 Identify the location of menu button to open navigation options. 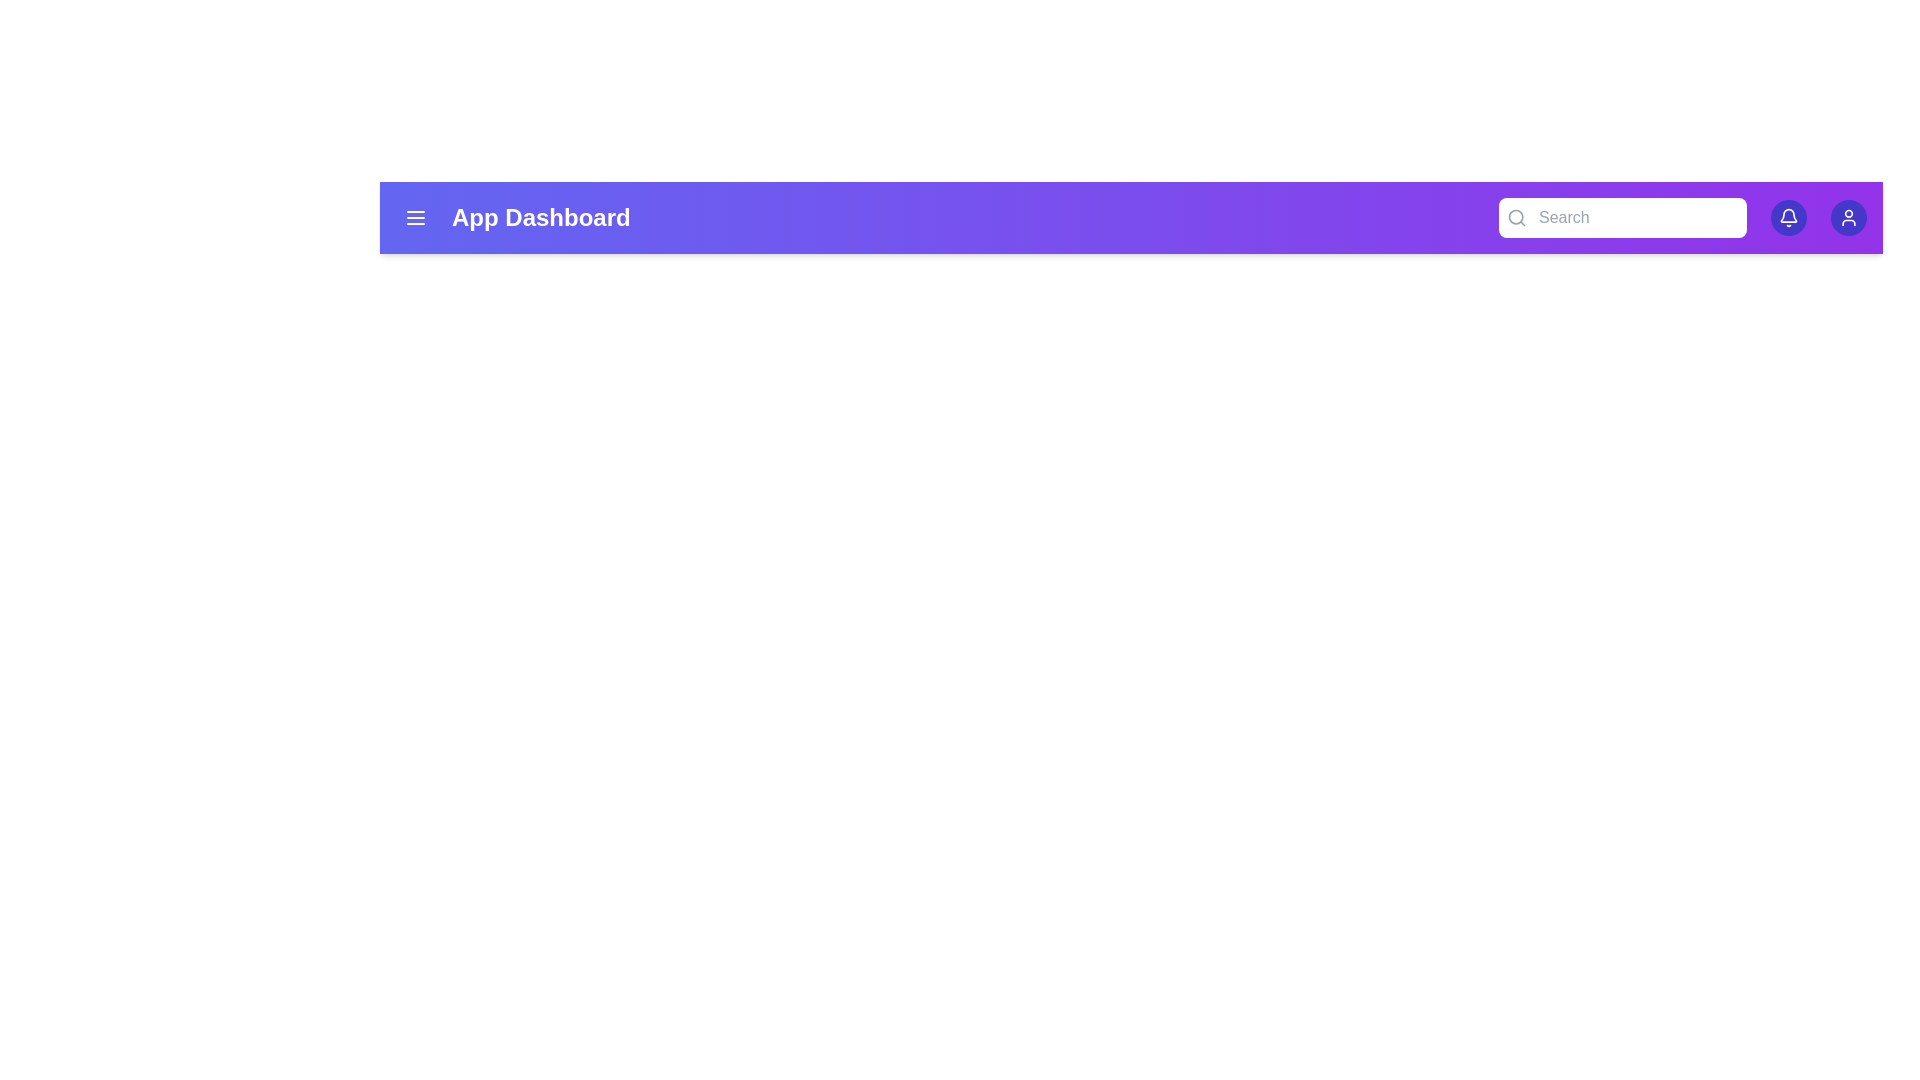
(415, 218).